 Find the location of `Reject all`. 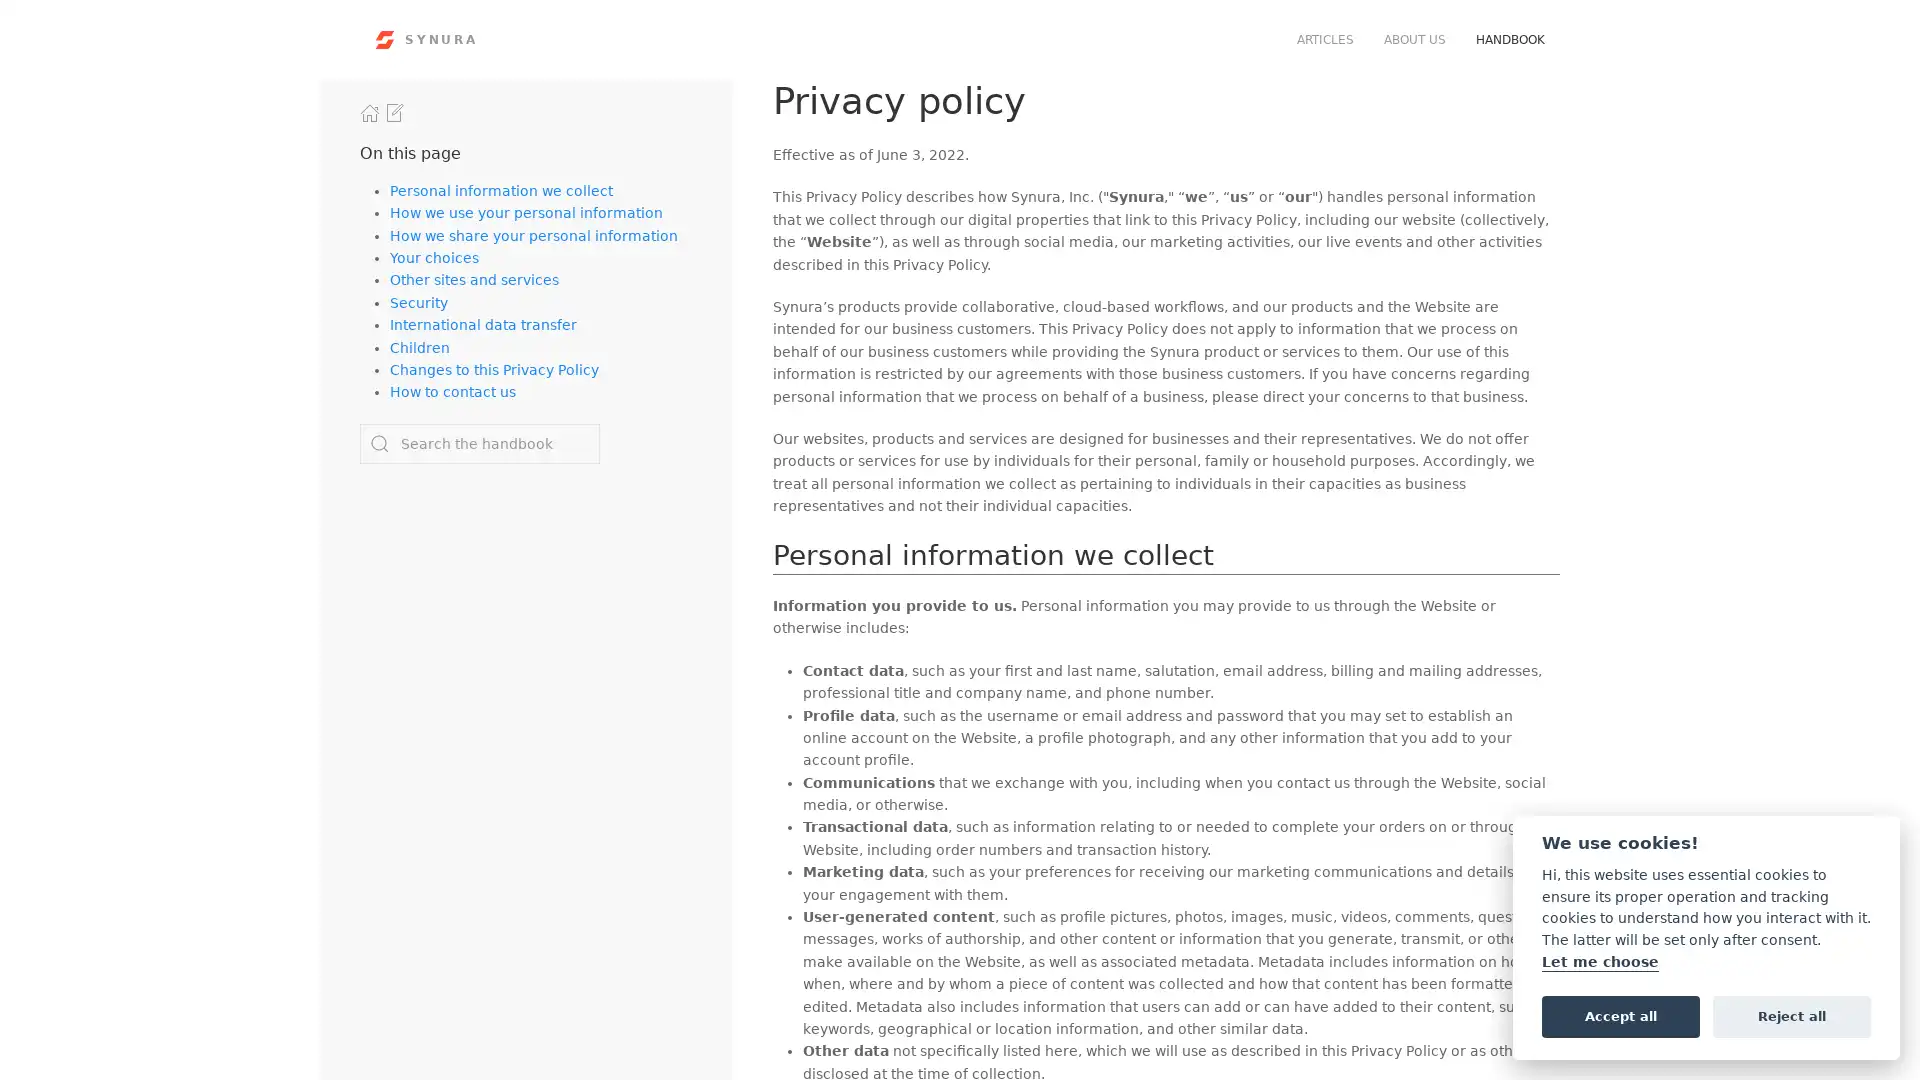

Reject all is located at coordinates (1791, 1015).